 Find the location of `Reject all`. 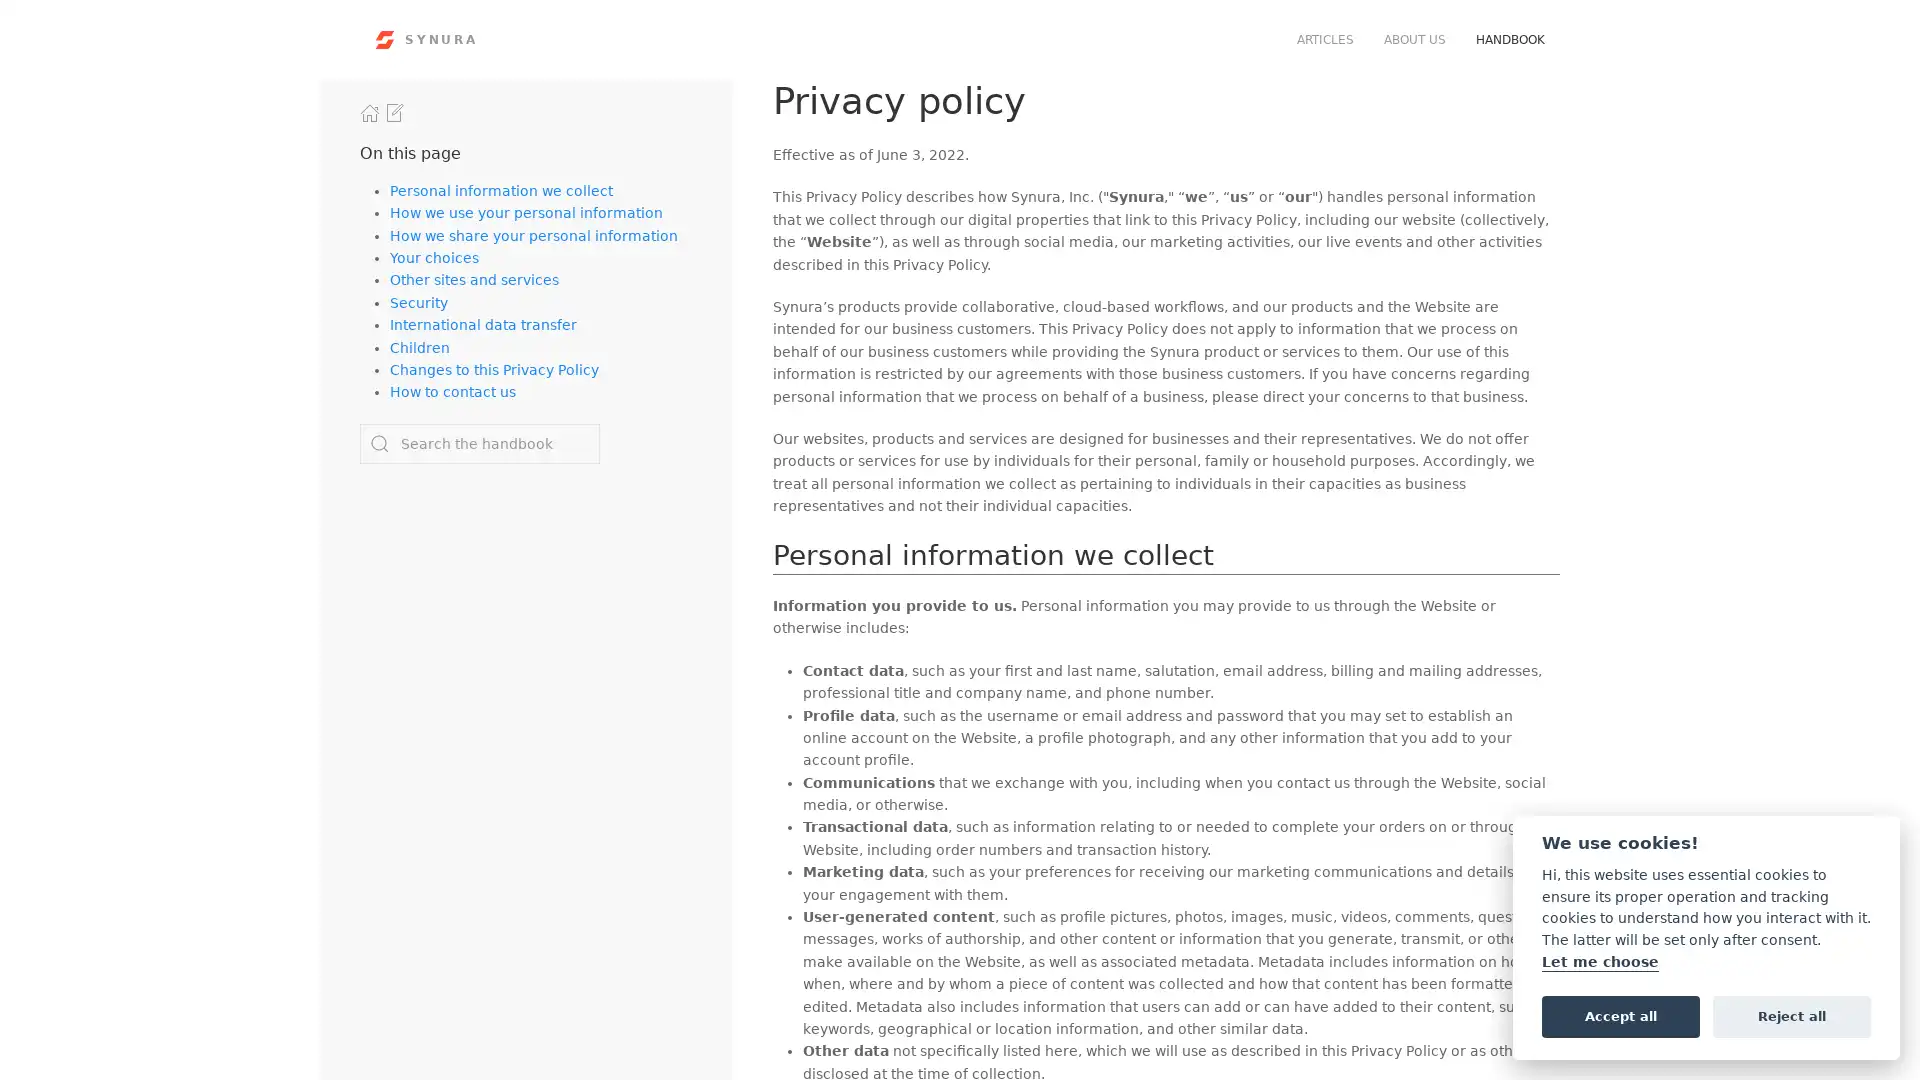

Reject all is located at coordinates (1791, 1015).